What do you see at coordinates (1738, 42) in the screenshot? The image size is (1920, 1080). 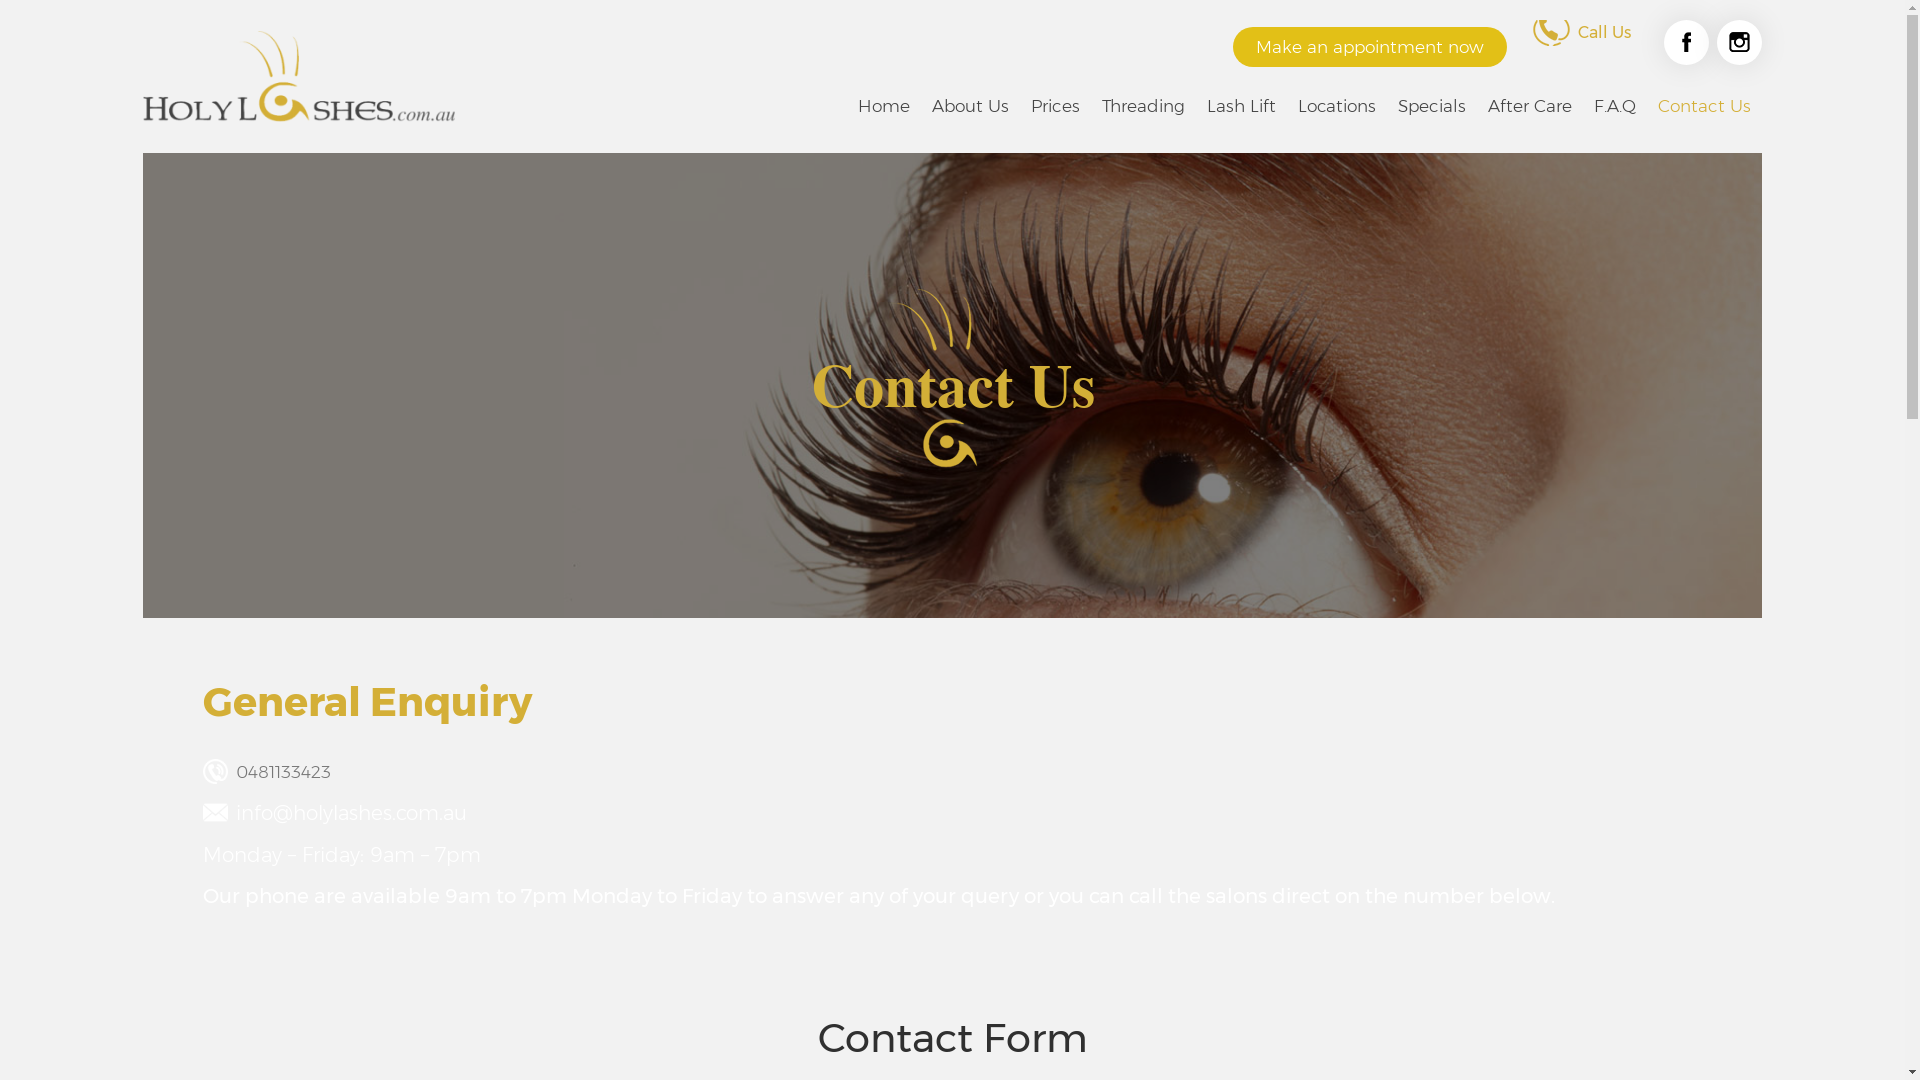 I see `'Instagram'` at bounding box center [1738, 42].